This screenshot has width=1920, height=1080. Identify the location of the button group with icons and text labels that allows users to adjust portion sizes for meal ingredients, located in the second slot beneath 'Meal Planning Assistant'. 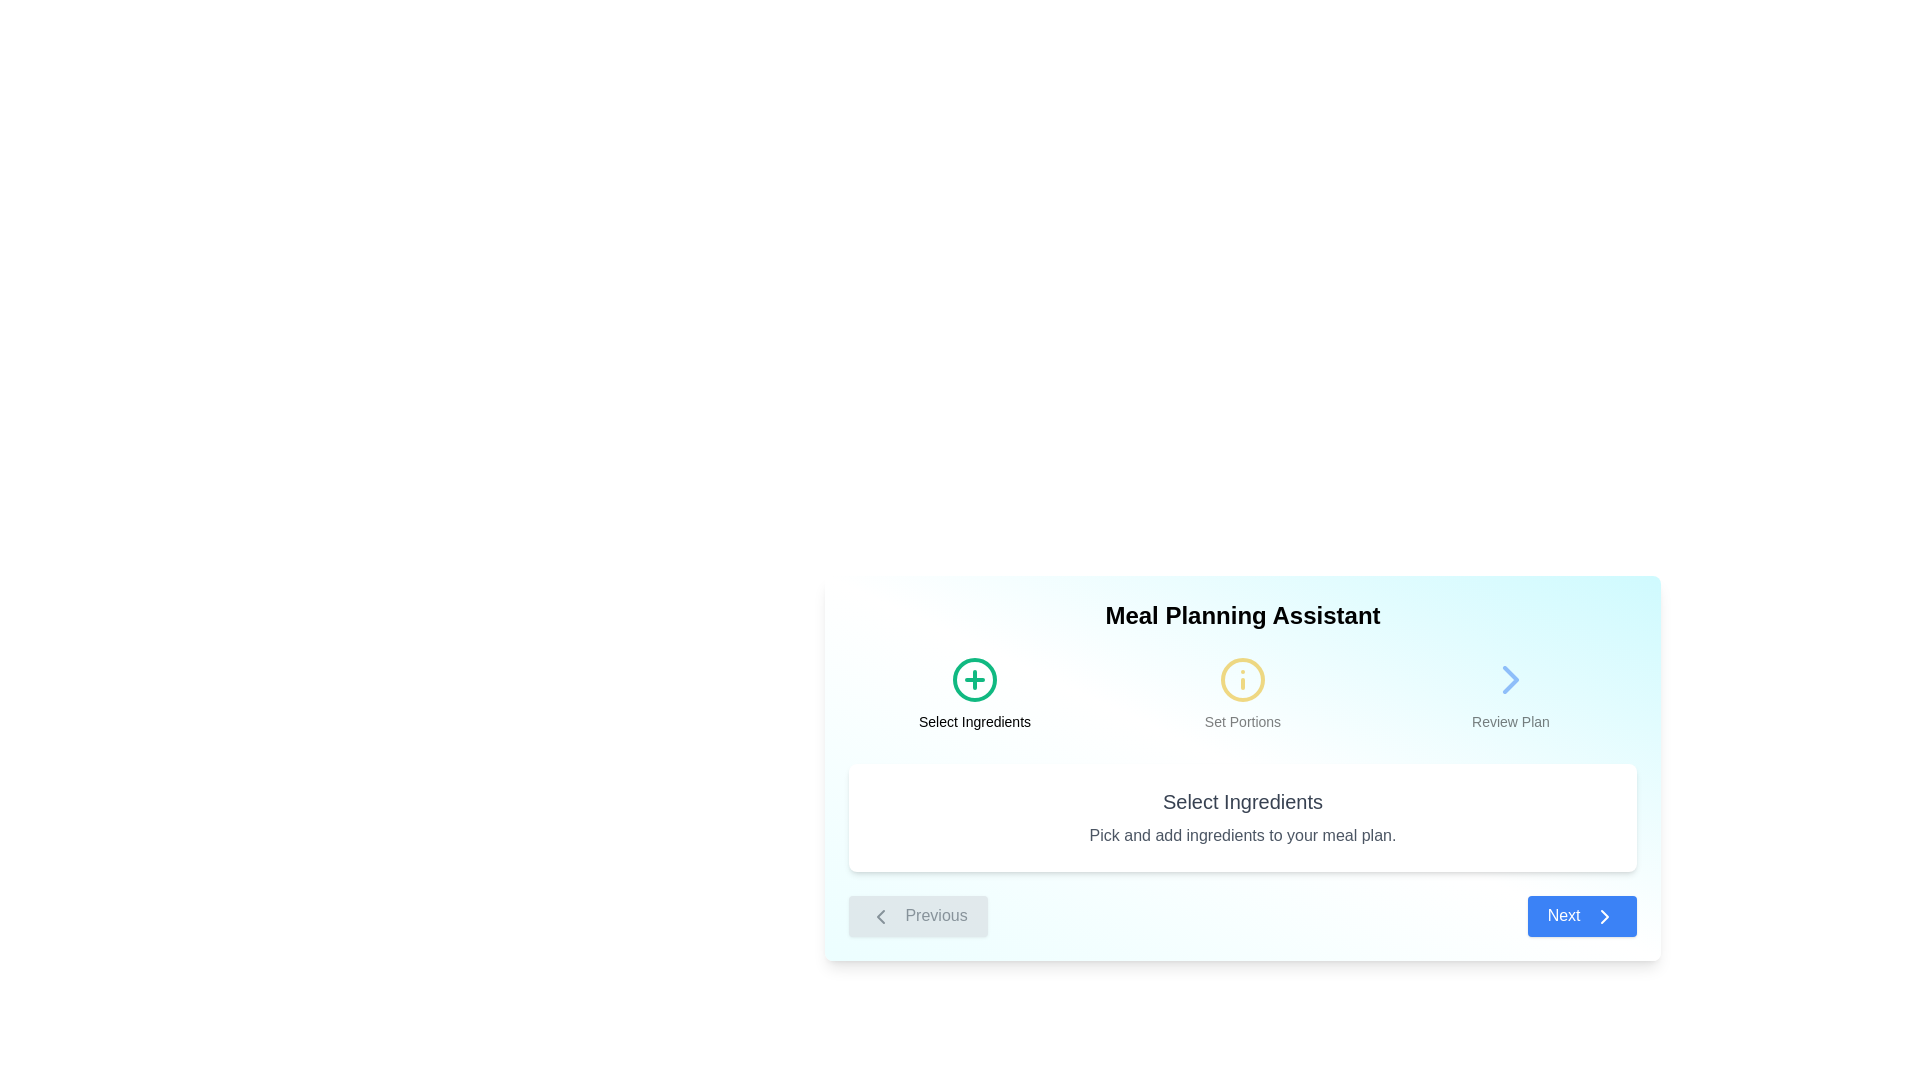
(1242, 693).